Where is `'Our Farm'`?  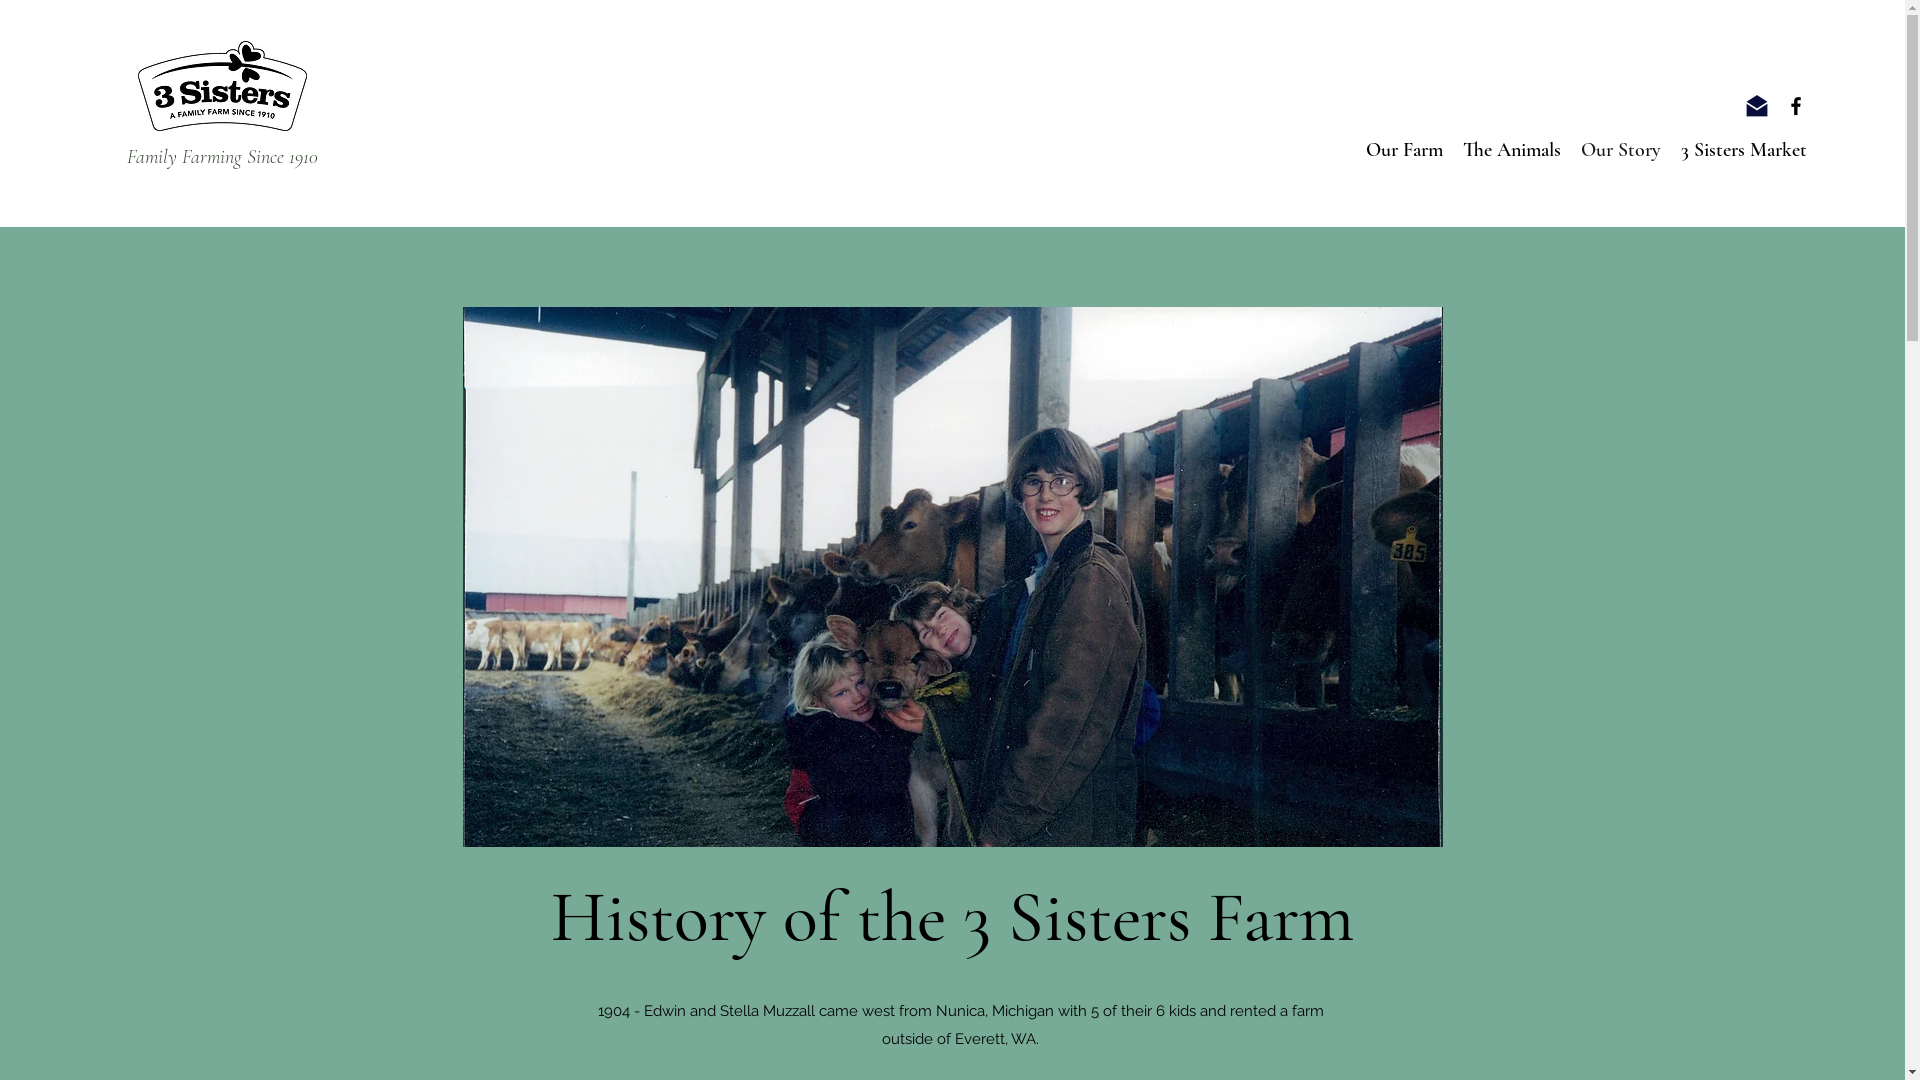 'Our Farm' is located at coordinates (1403, 149).